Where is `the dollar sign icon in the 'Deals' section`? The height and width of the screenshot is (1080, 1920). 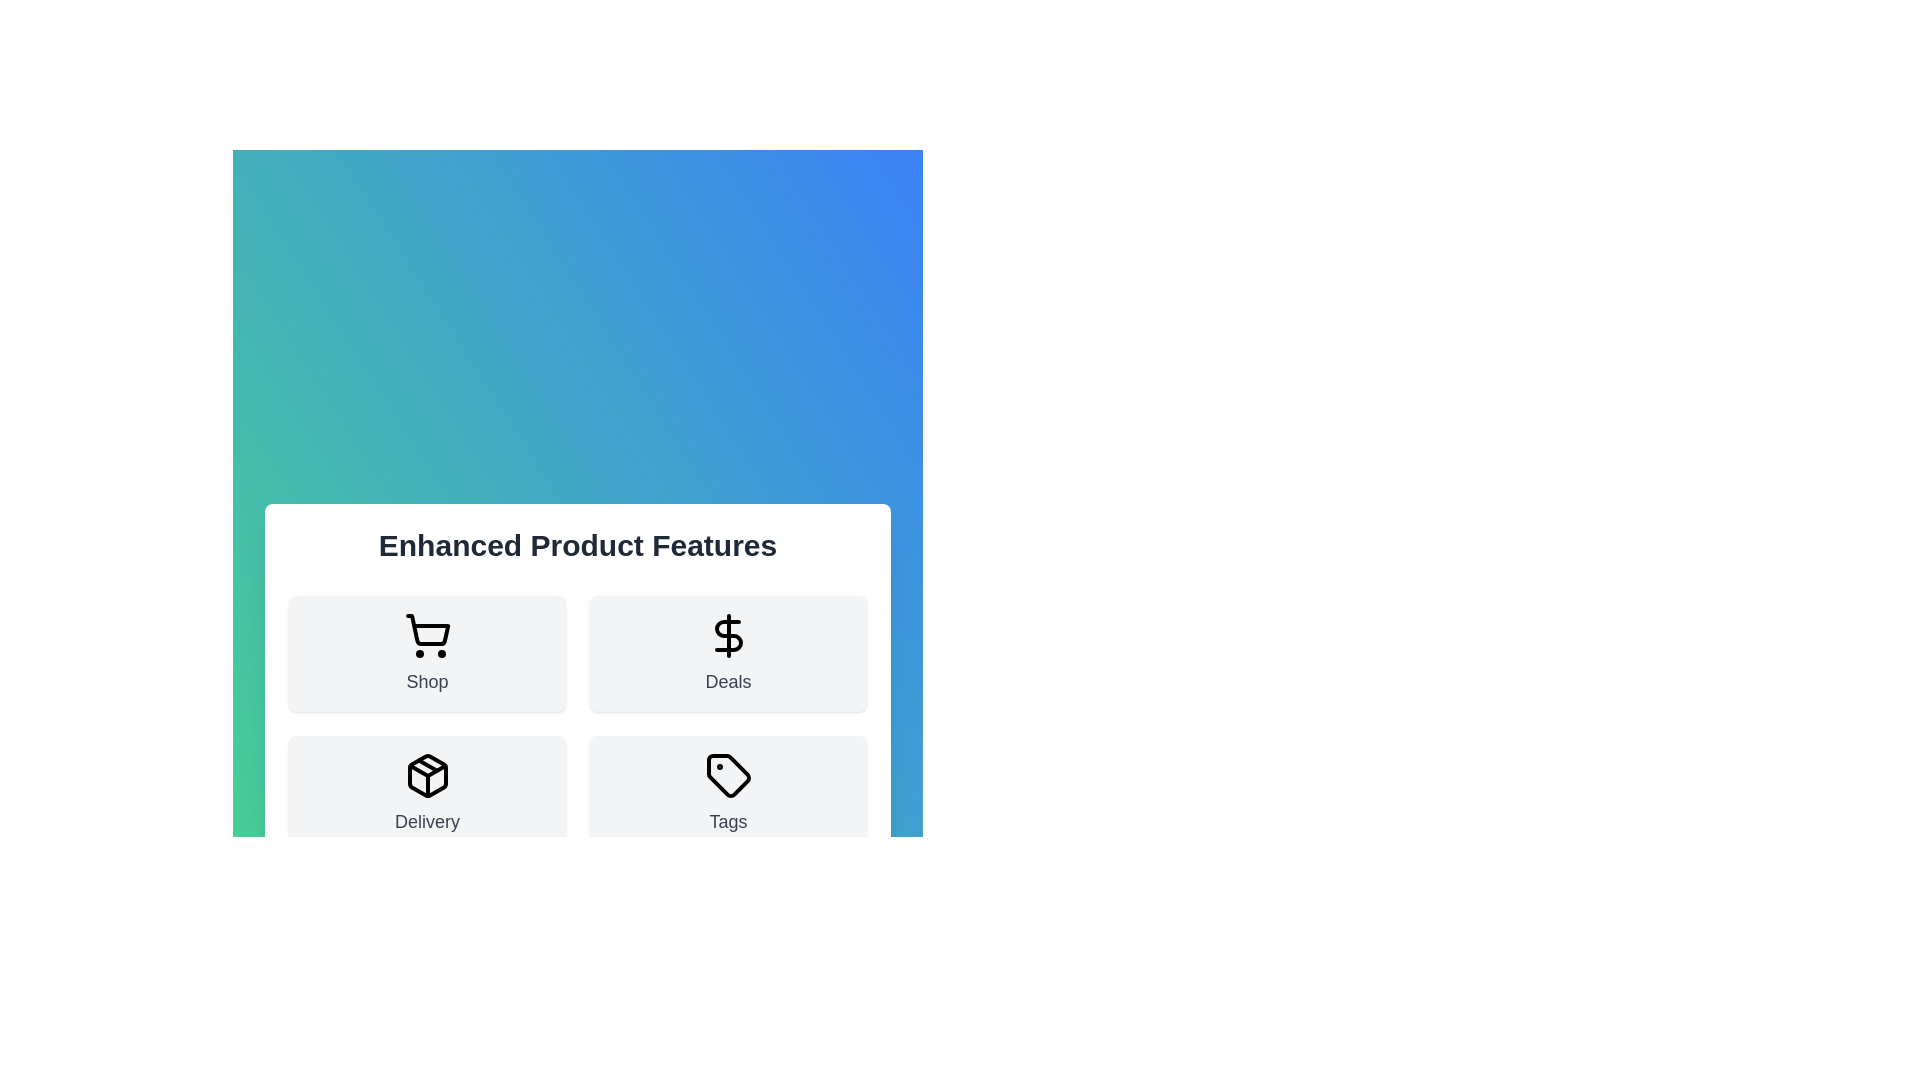
the dollar sign icon in the 'Deals' section is located at coordinates (727, 636).